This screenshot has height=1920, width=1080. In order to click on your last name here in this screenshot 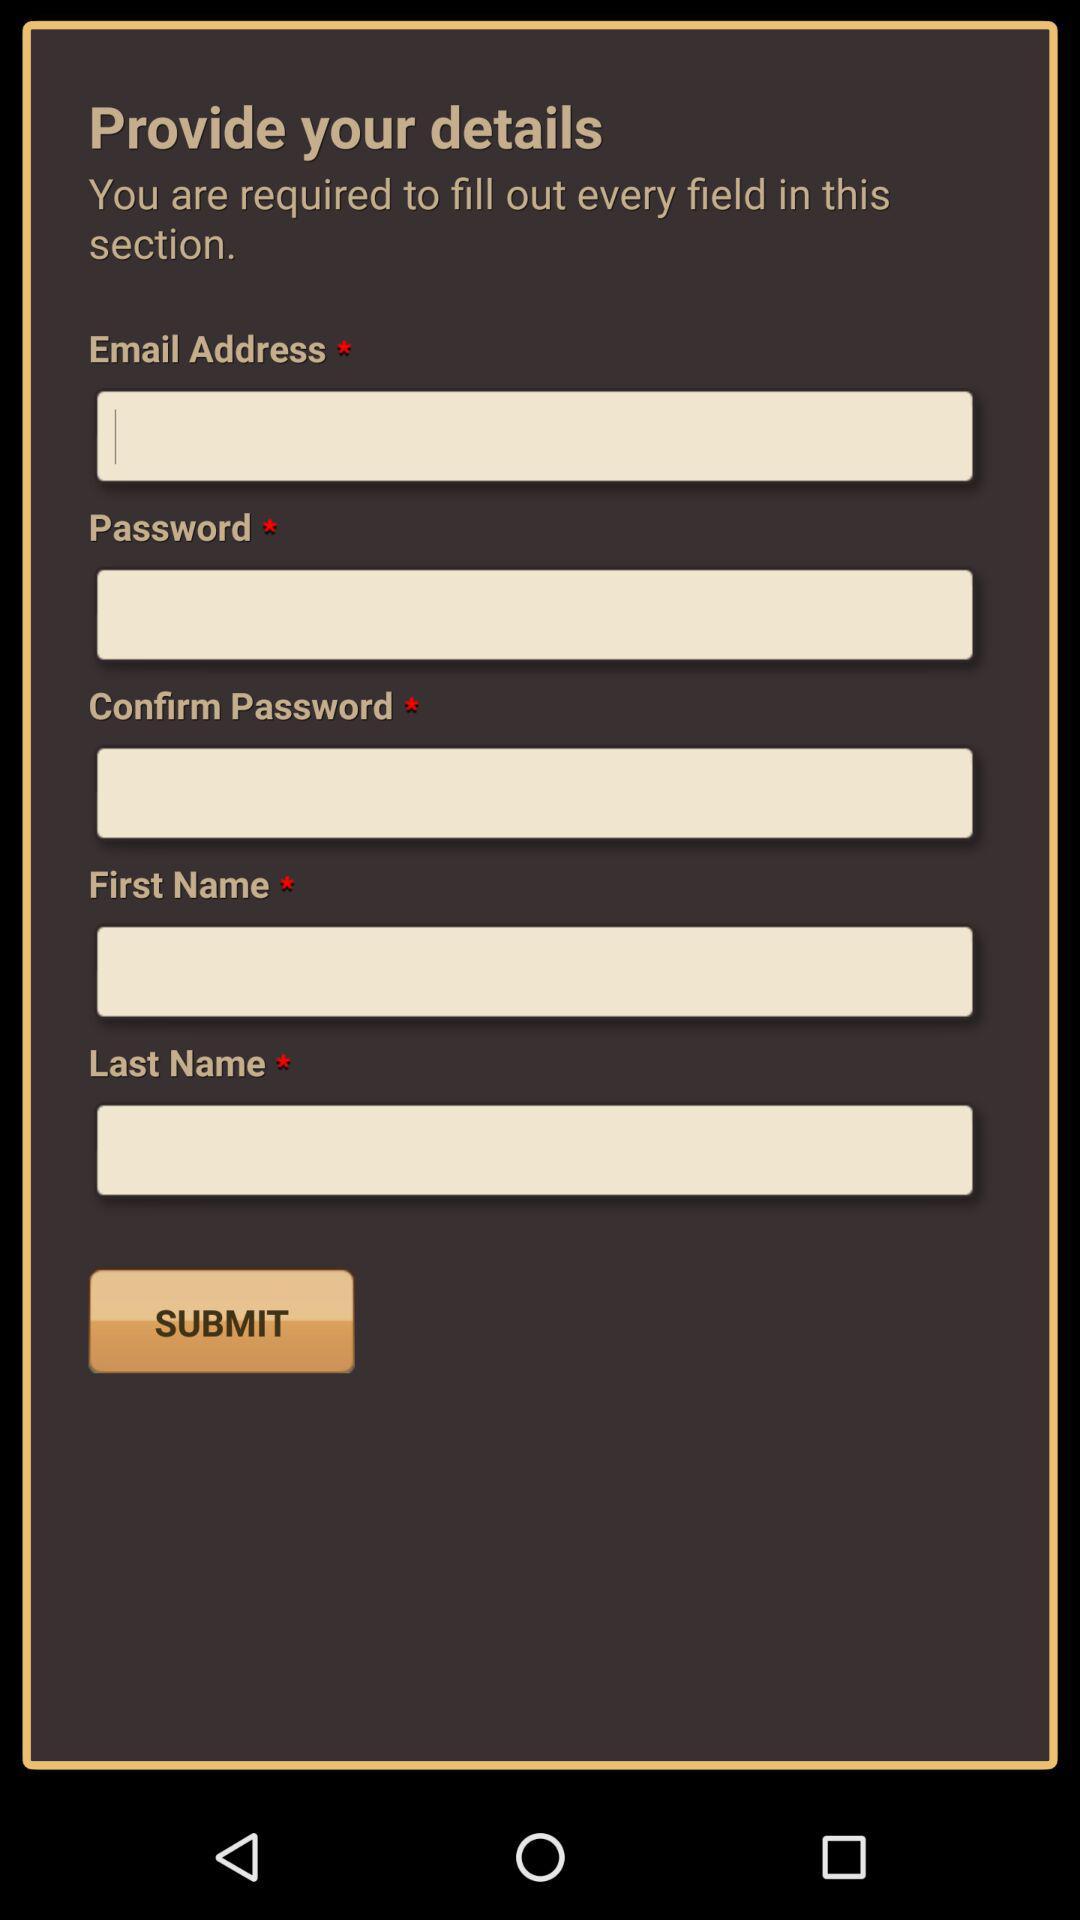, I will do `click(540, 1157)`.